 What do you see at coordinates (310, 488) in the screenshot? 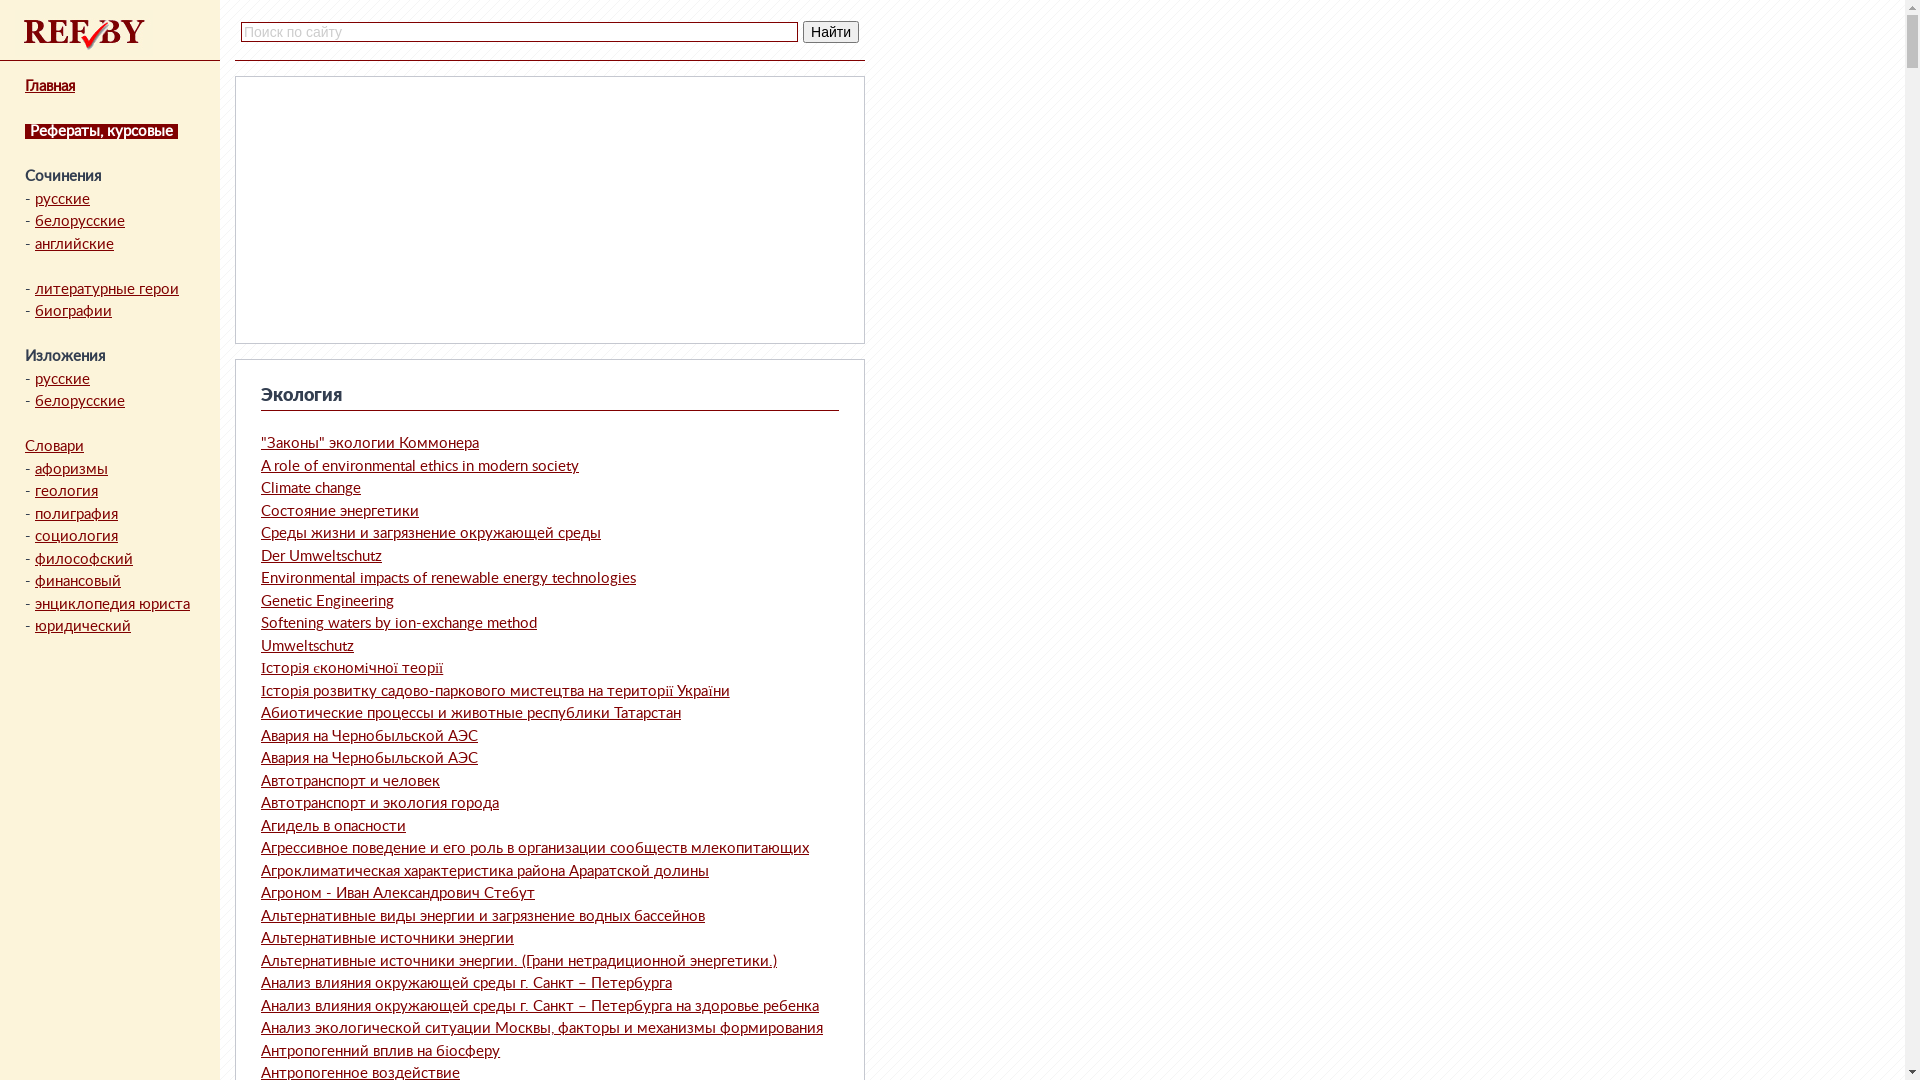
I see `'Climate change'` at bounding box center [310, 488].